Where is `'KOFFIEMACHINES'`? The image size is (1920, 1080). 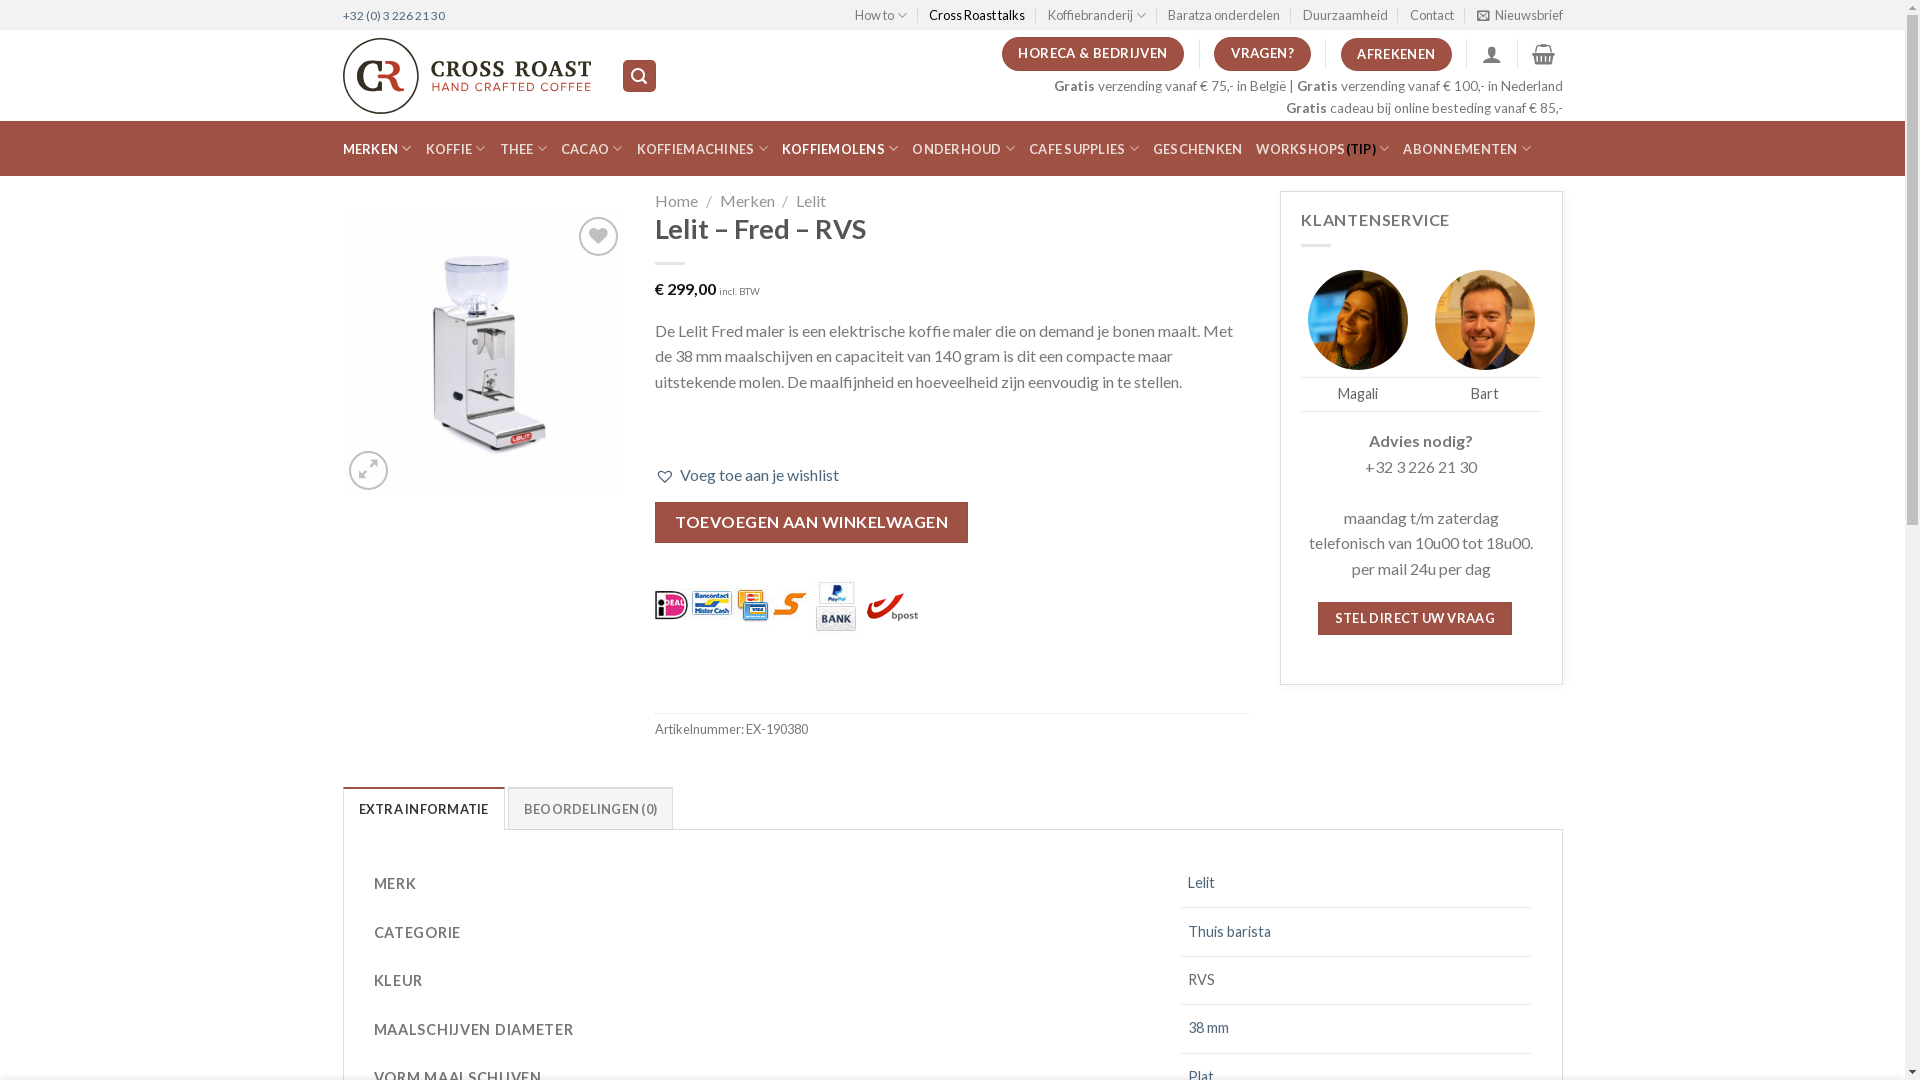
'KOFFIEMACHINES' is located at coordinates (702, 148).